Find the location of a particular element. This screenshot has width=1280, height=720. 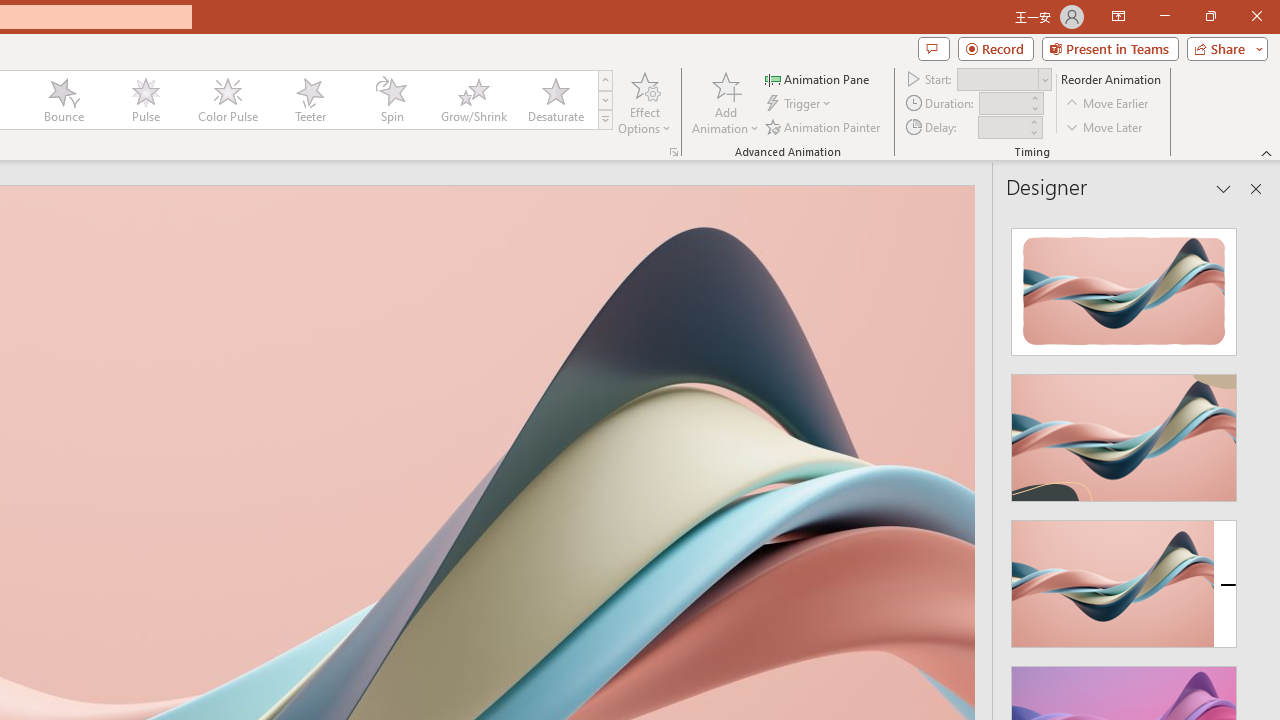

'Animation Styles' is located at coordinates (604, 120).